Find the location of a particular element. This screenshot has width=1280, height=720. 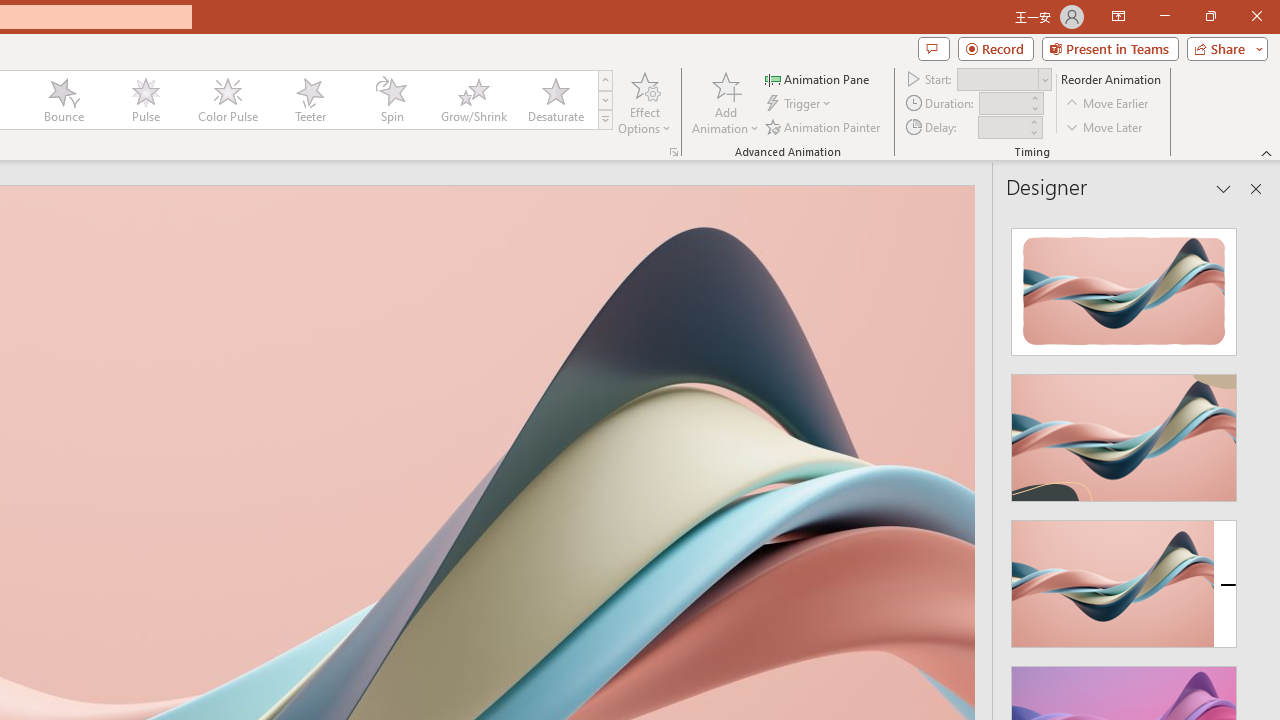

'Animation Styles' is located at coordinates (604, 120).